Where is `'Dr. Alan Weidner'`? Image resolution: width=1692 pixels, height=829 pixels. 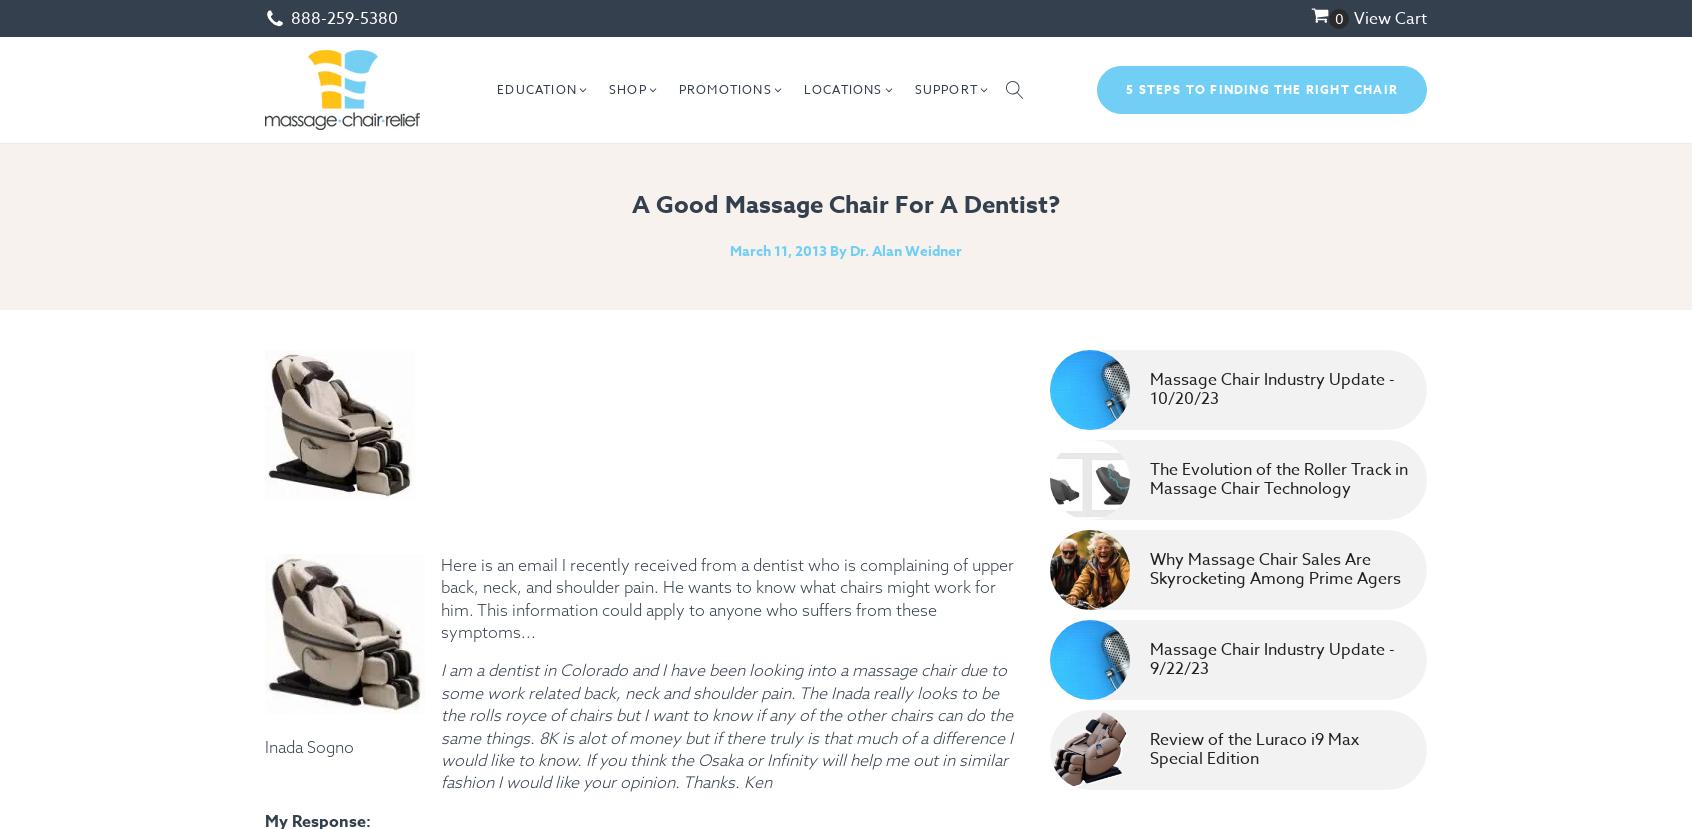 'Dr. Alan Weidner' is located at coordinates (905, 250).